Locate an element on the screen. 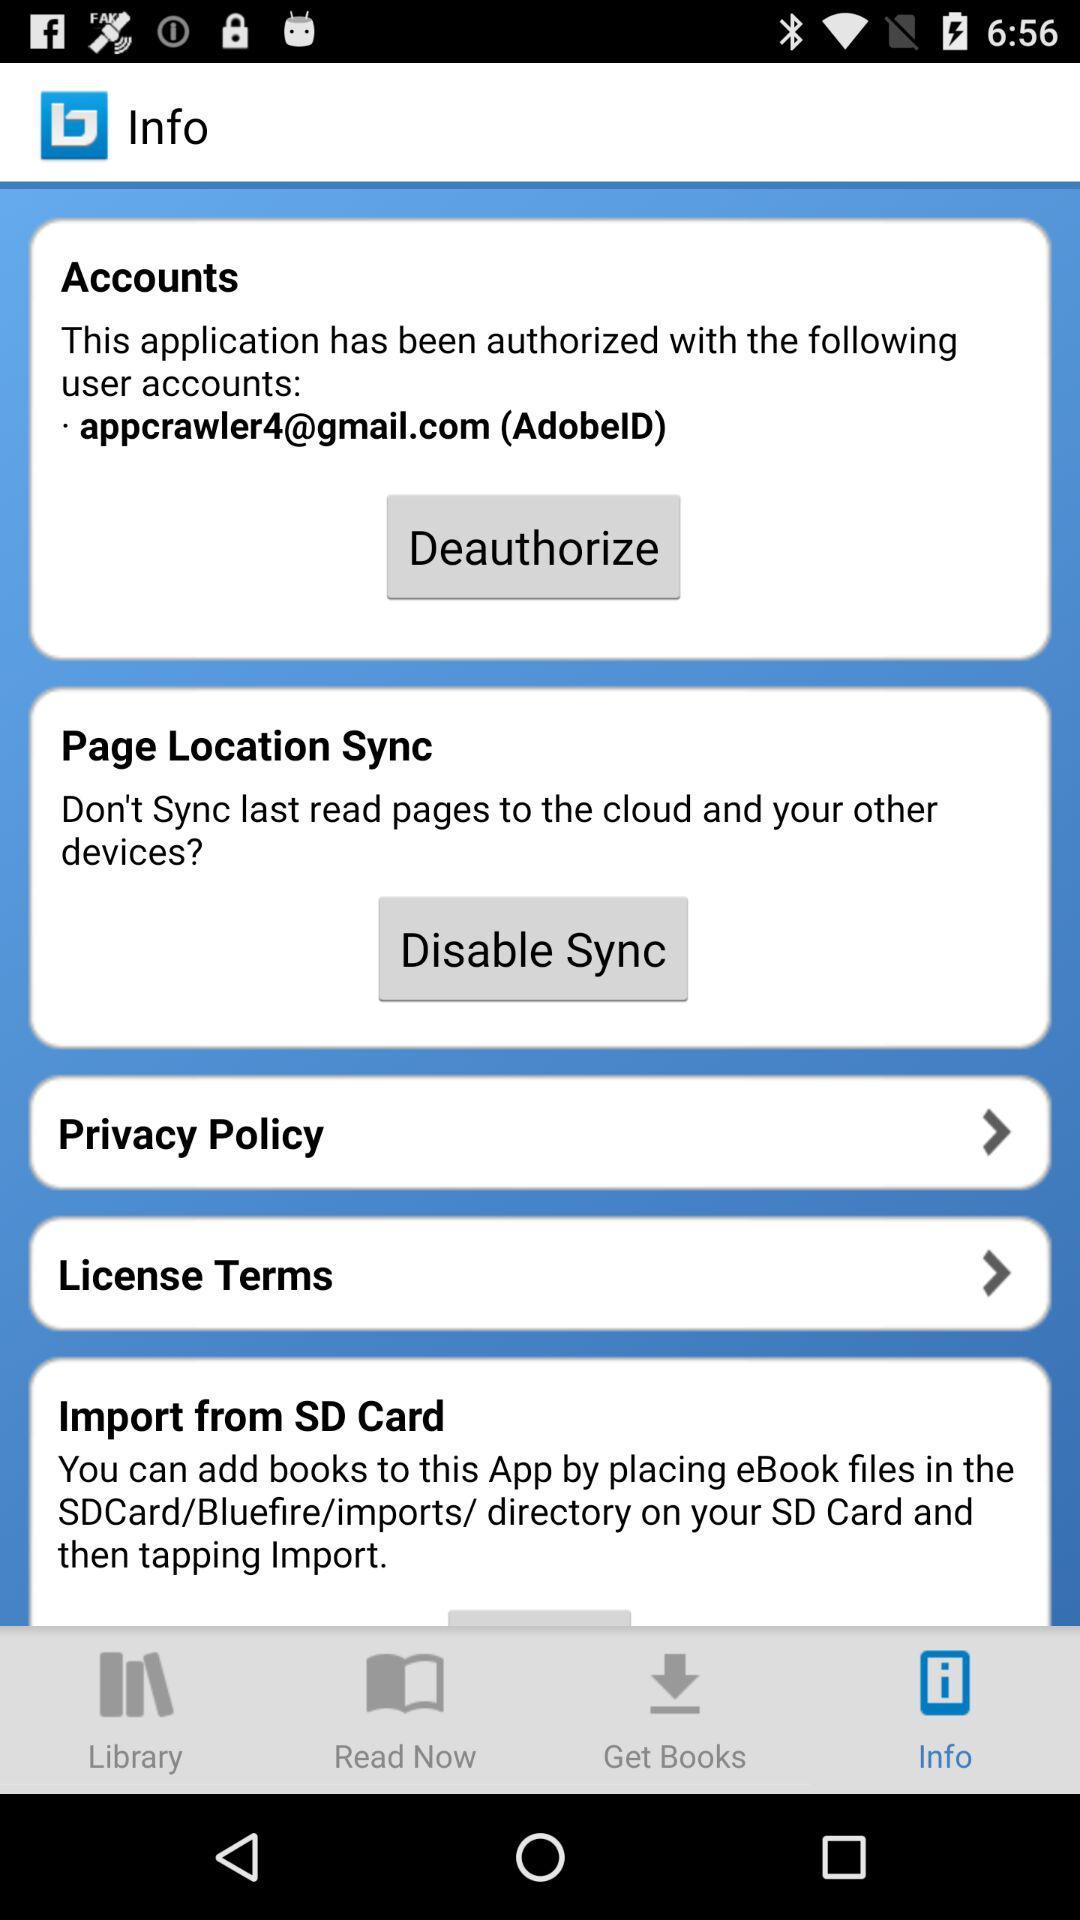 The height and width of the screenshot is (1920, 1080). read article is located at coordinates (405, 1708).